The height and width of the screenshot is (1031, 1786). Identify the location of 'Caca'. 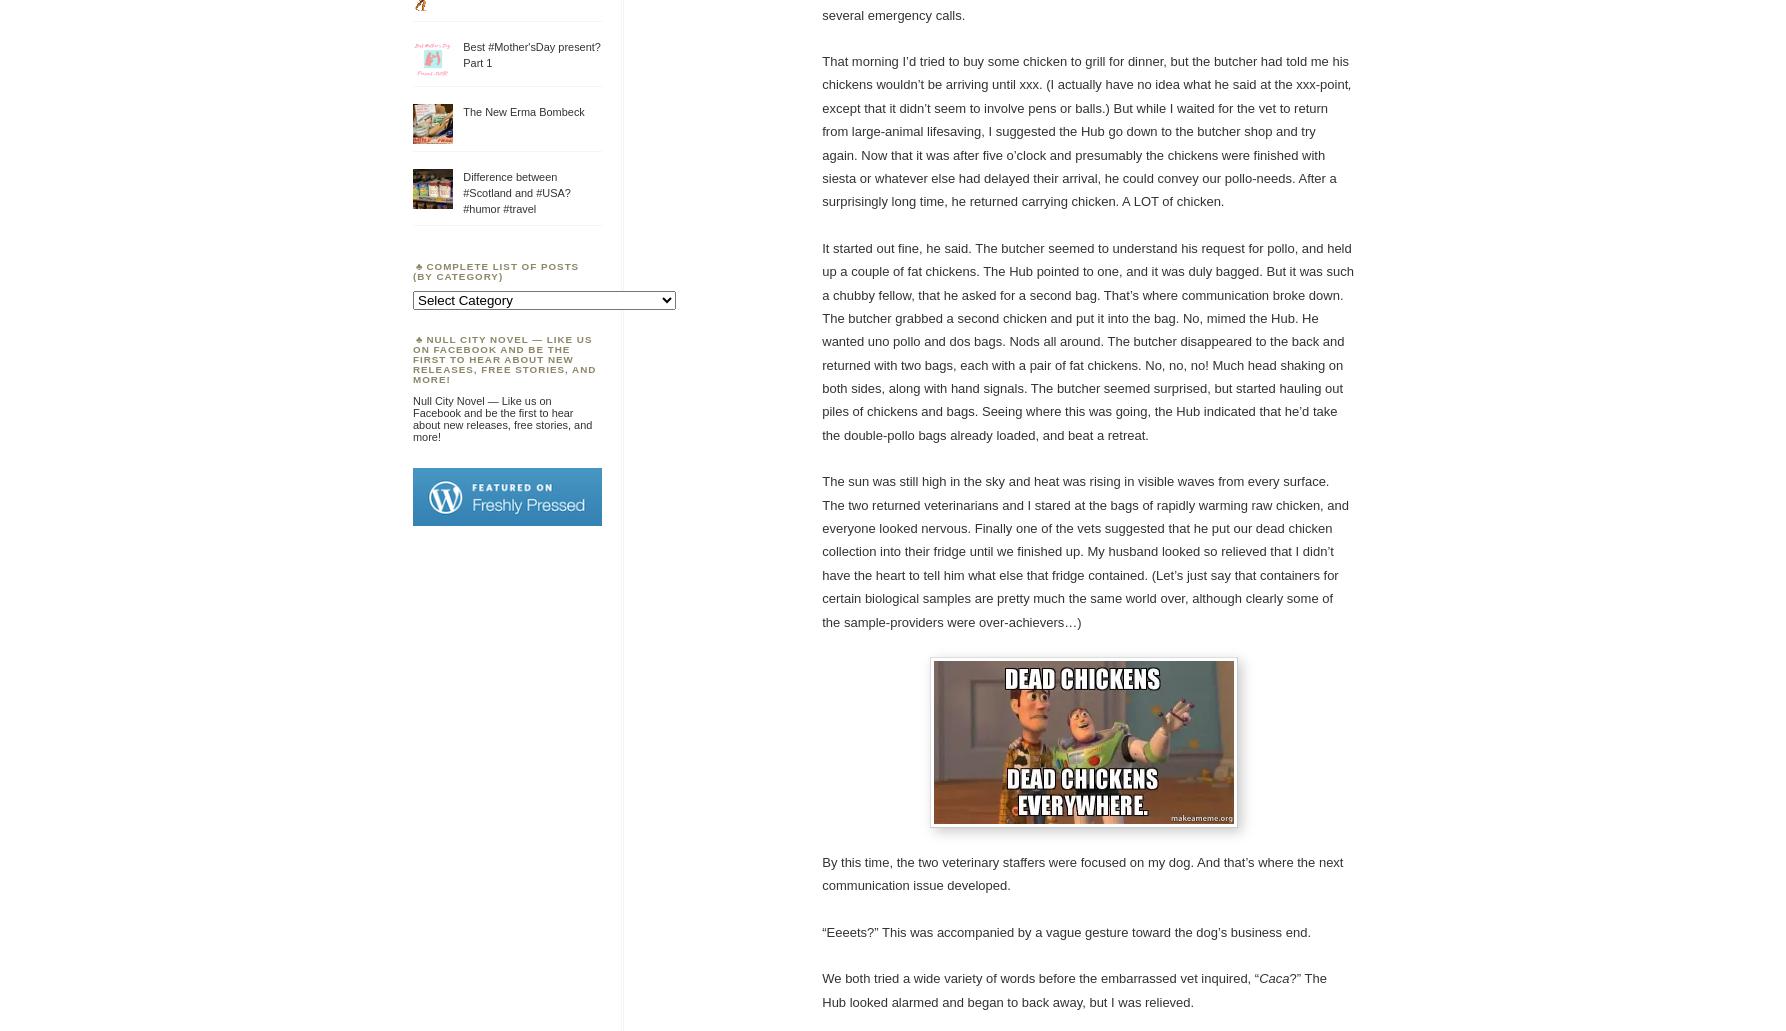
(1258, 977).